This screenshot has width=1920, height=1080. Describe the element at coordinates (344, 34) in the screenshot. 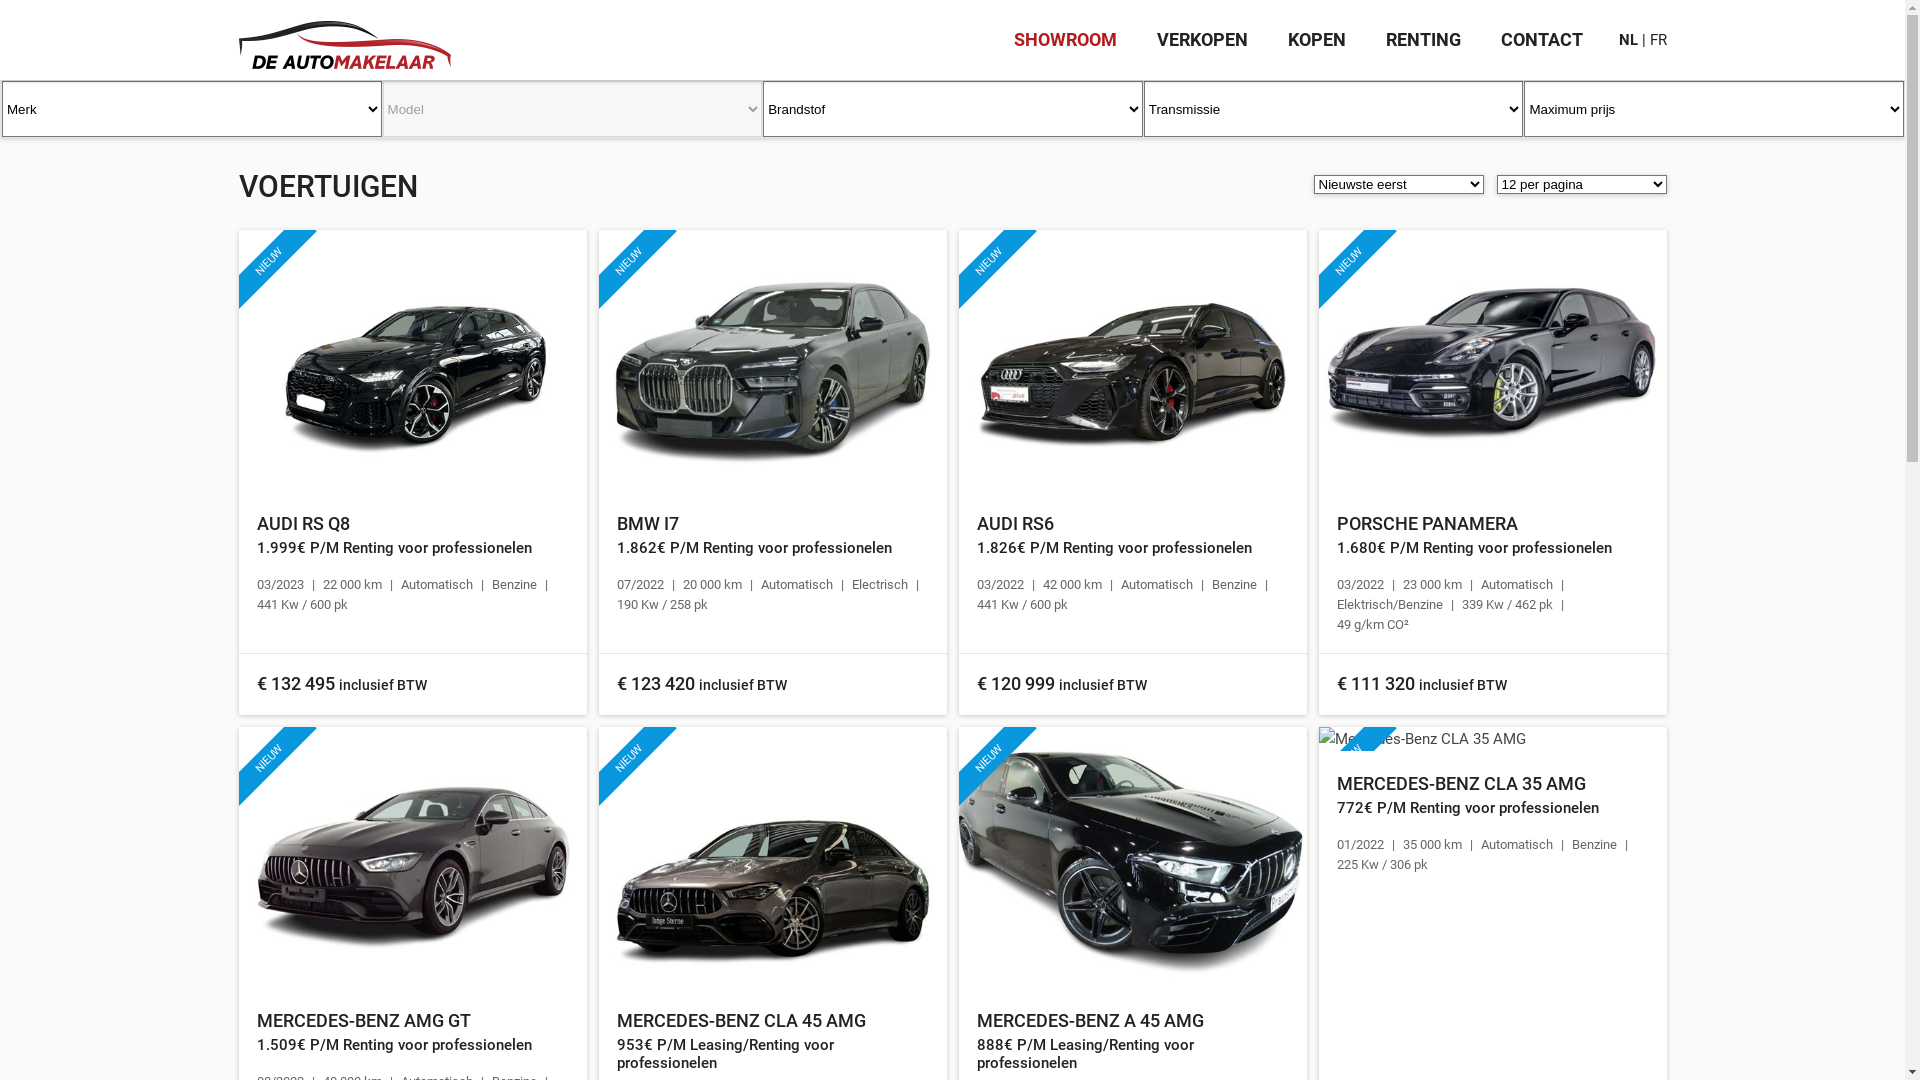

I see `'Automakelaar'` at that location.